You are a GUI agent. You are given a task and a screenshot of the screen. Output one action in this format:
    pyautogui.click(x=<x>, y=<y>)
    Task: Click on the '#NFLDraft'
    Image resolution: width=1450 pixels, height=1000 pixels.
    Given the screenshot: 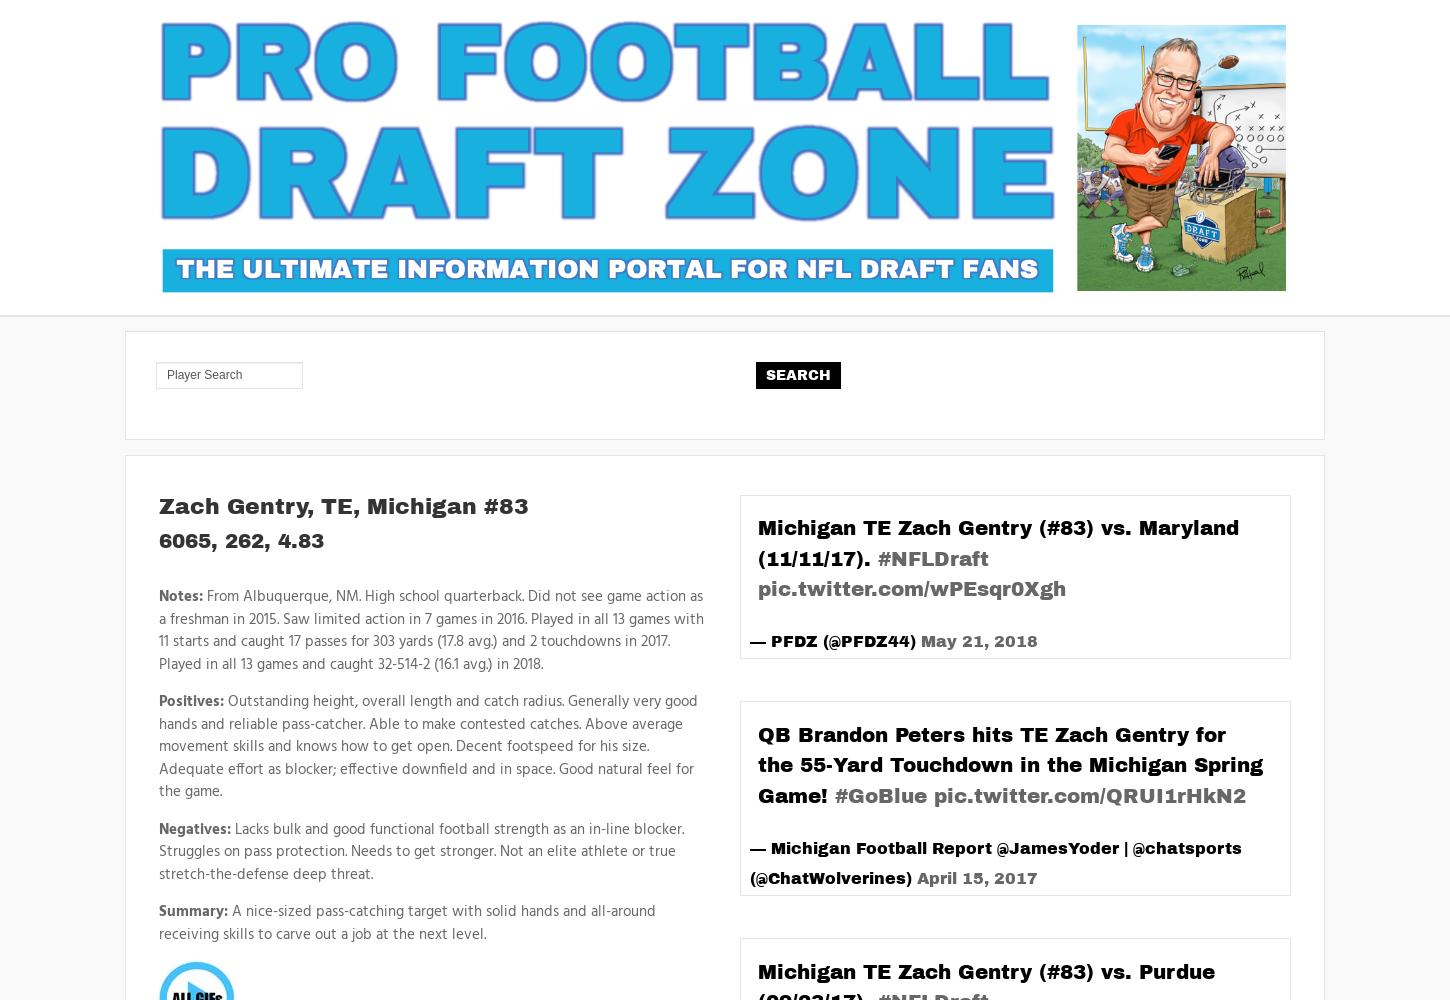 What is the action you would take?
    pyautogui.click(x=932, y=558)
    